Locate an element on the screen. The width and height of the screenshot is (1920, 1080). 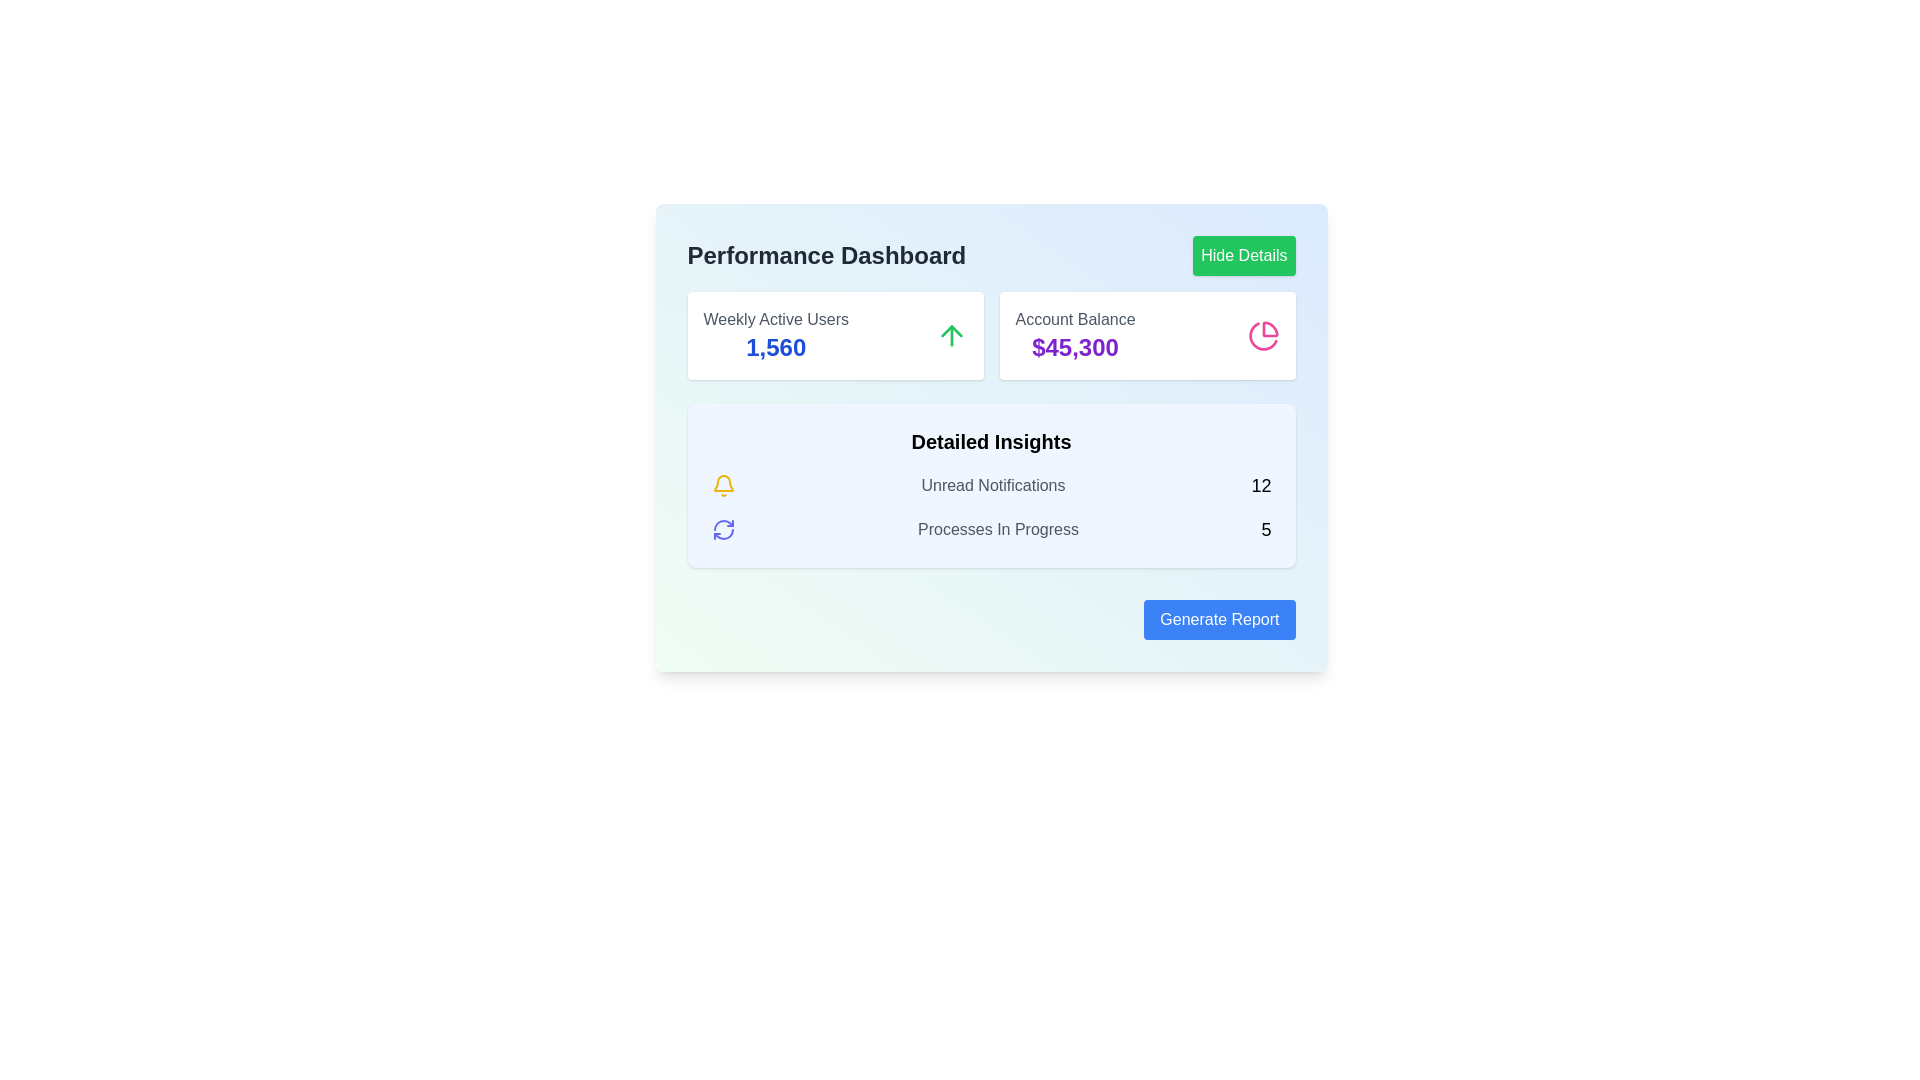
the blue 'Generate Report' button located at the bottom right corner of the interface to observe its hover effect is located at coordinates (1218, 619).